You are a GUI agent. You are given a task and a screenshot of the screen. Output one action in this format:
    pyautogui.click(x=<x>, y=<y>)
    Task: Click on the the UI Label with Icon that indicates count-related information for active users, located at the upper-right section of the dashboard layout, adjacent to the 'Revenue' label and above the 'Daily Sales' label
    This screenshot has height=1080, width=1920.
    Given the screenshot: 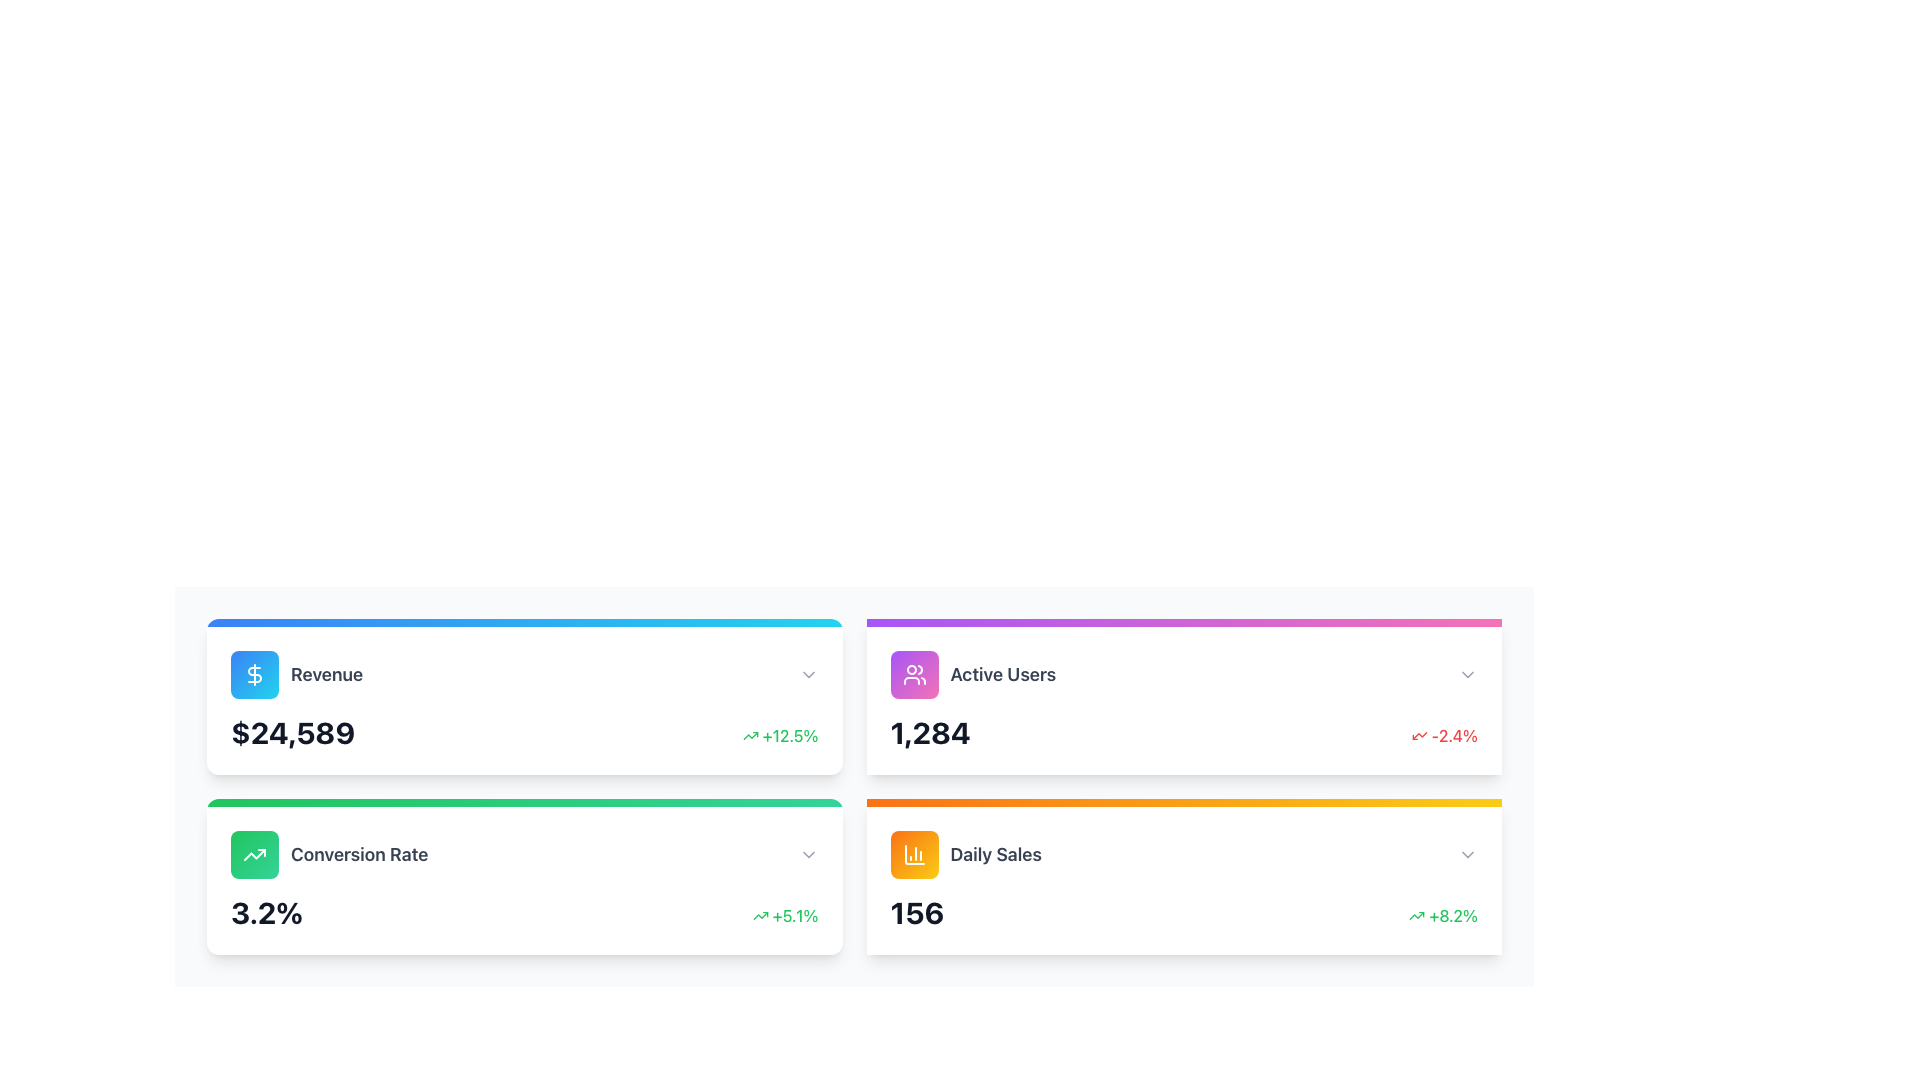 What is the action you would take?
    pyautogui.click(x=973, y=675)
    